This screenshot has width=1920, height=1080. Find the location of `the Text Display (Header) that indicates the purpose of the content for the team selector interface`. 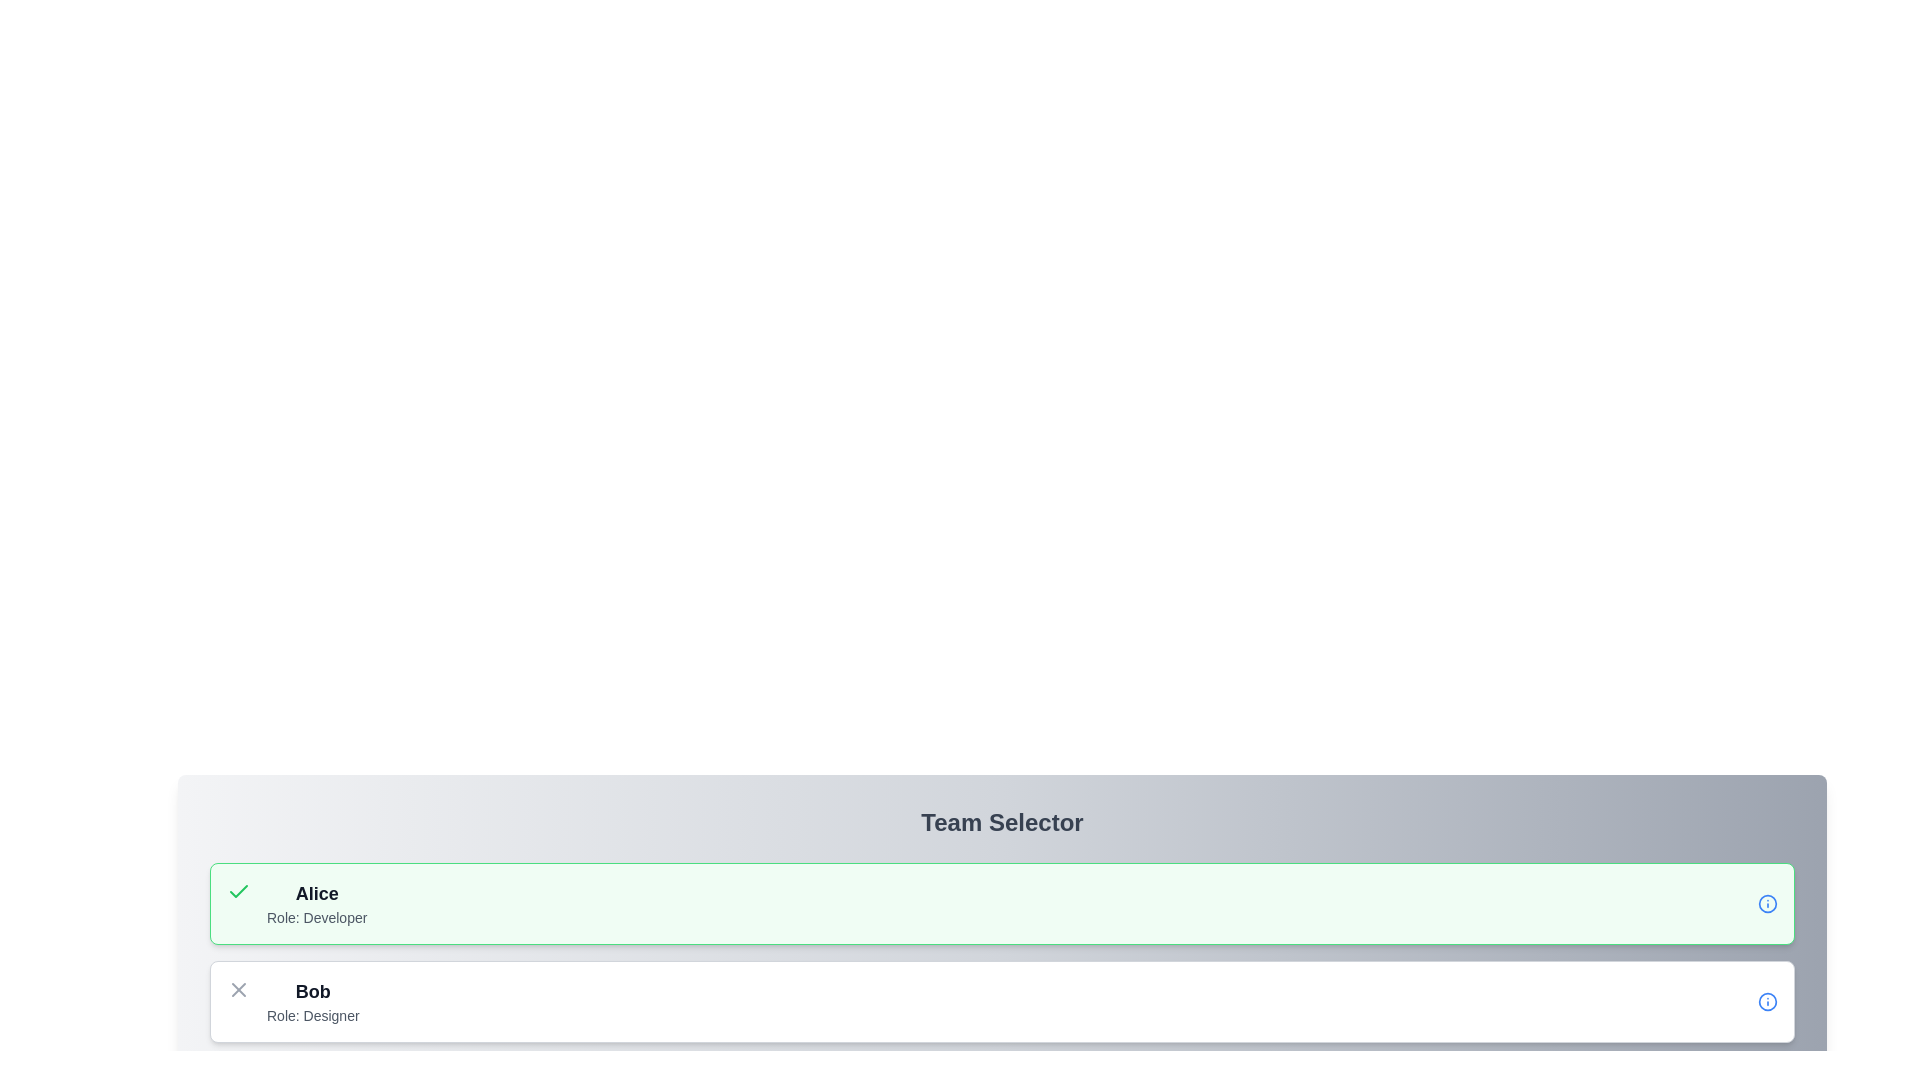

the Text Display (Header) that indicates the purpose of the content for the team selector interface is located at coordinates (1002, 822).